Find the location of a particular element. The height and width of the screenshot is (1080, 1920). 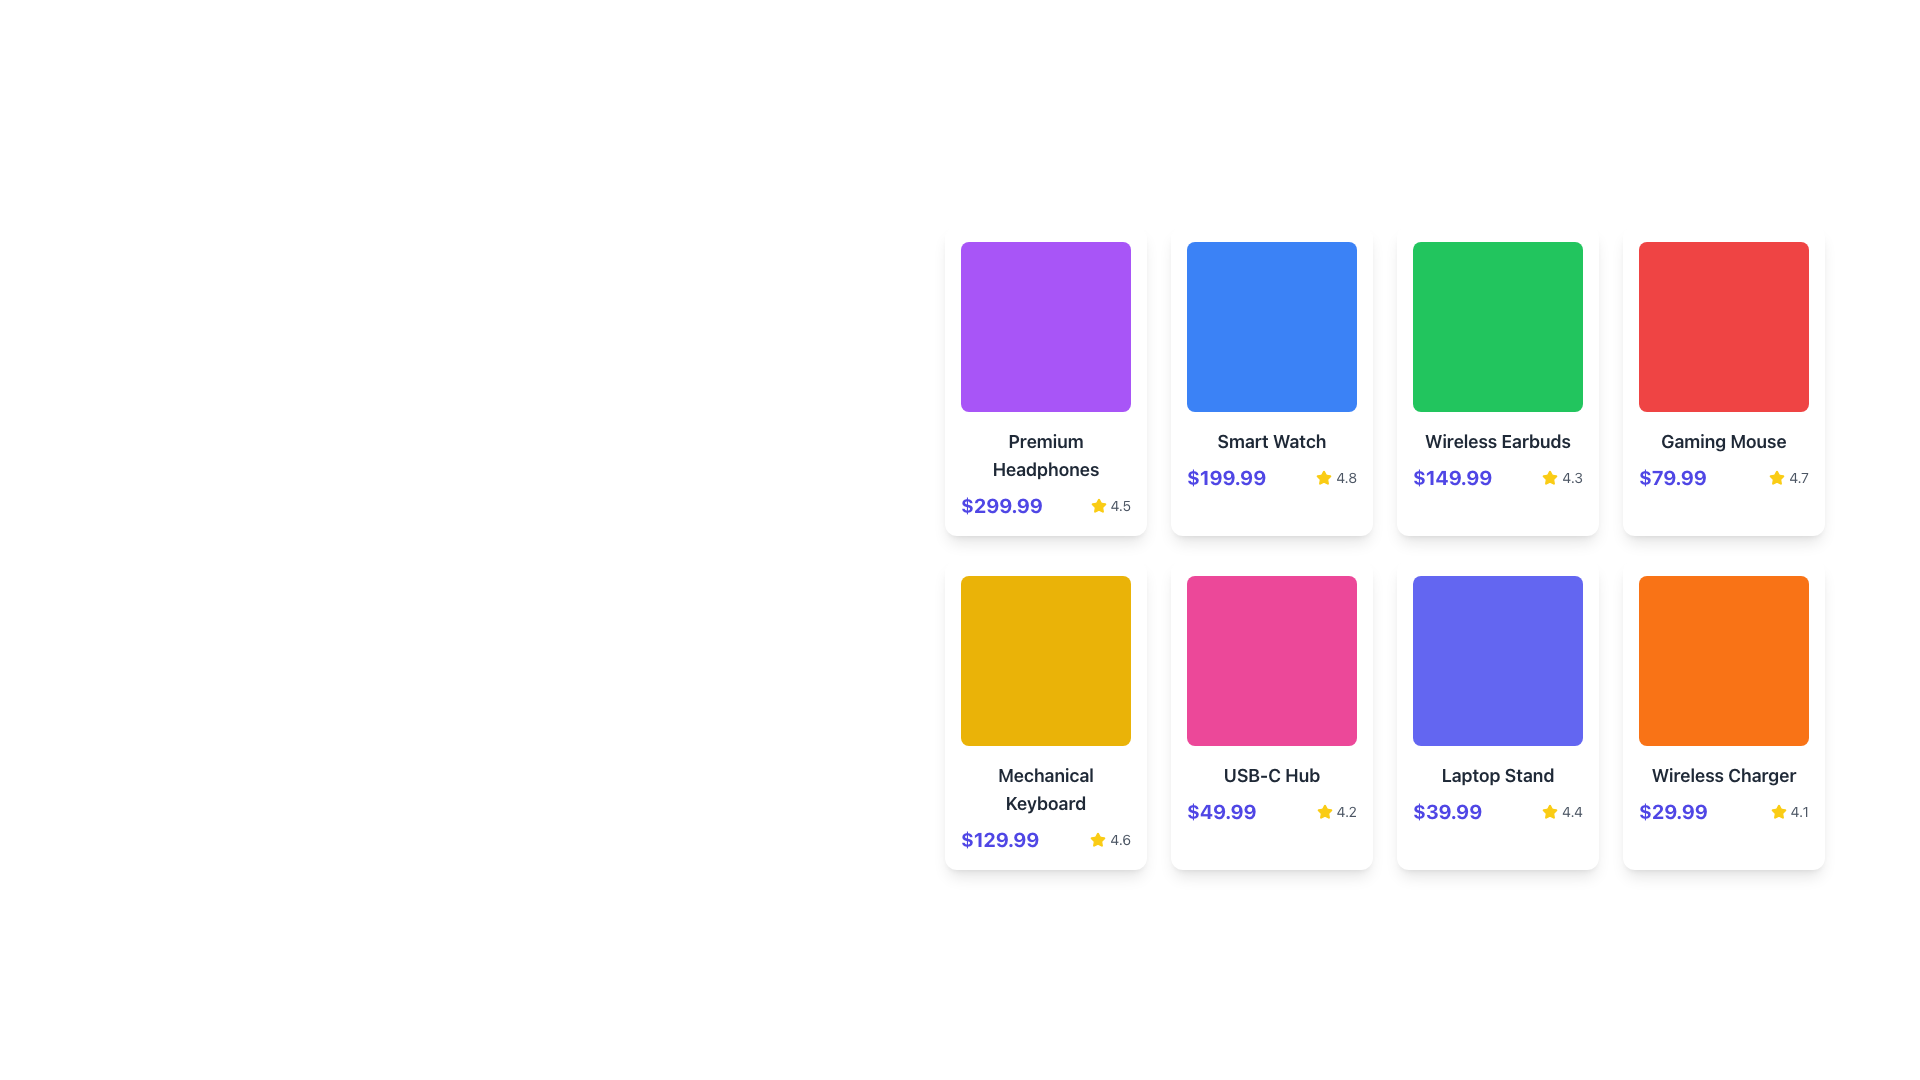

average user rating value displayed on the Rating indicator located to the right of the price information in the bottom section of the 'Laptop Stand' product card is located at coordinates (1561, 812).